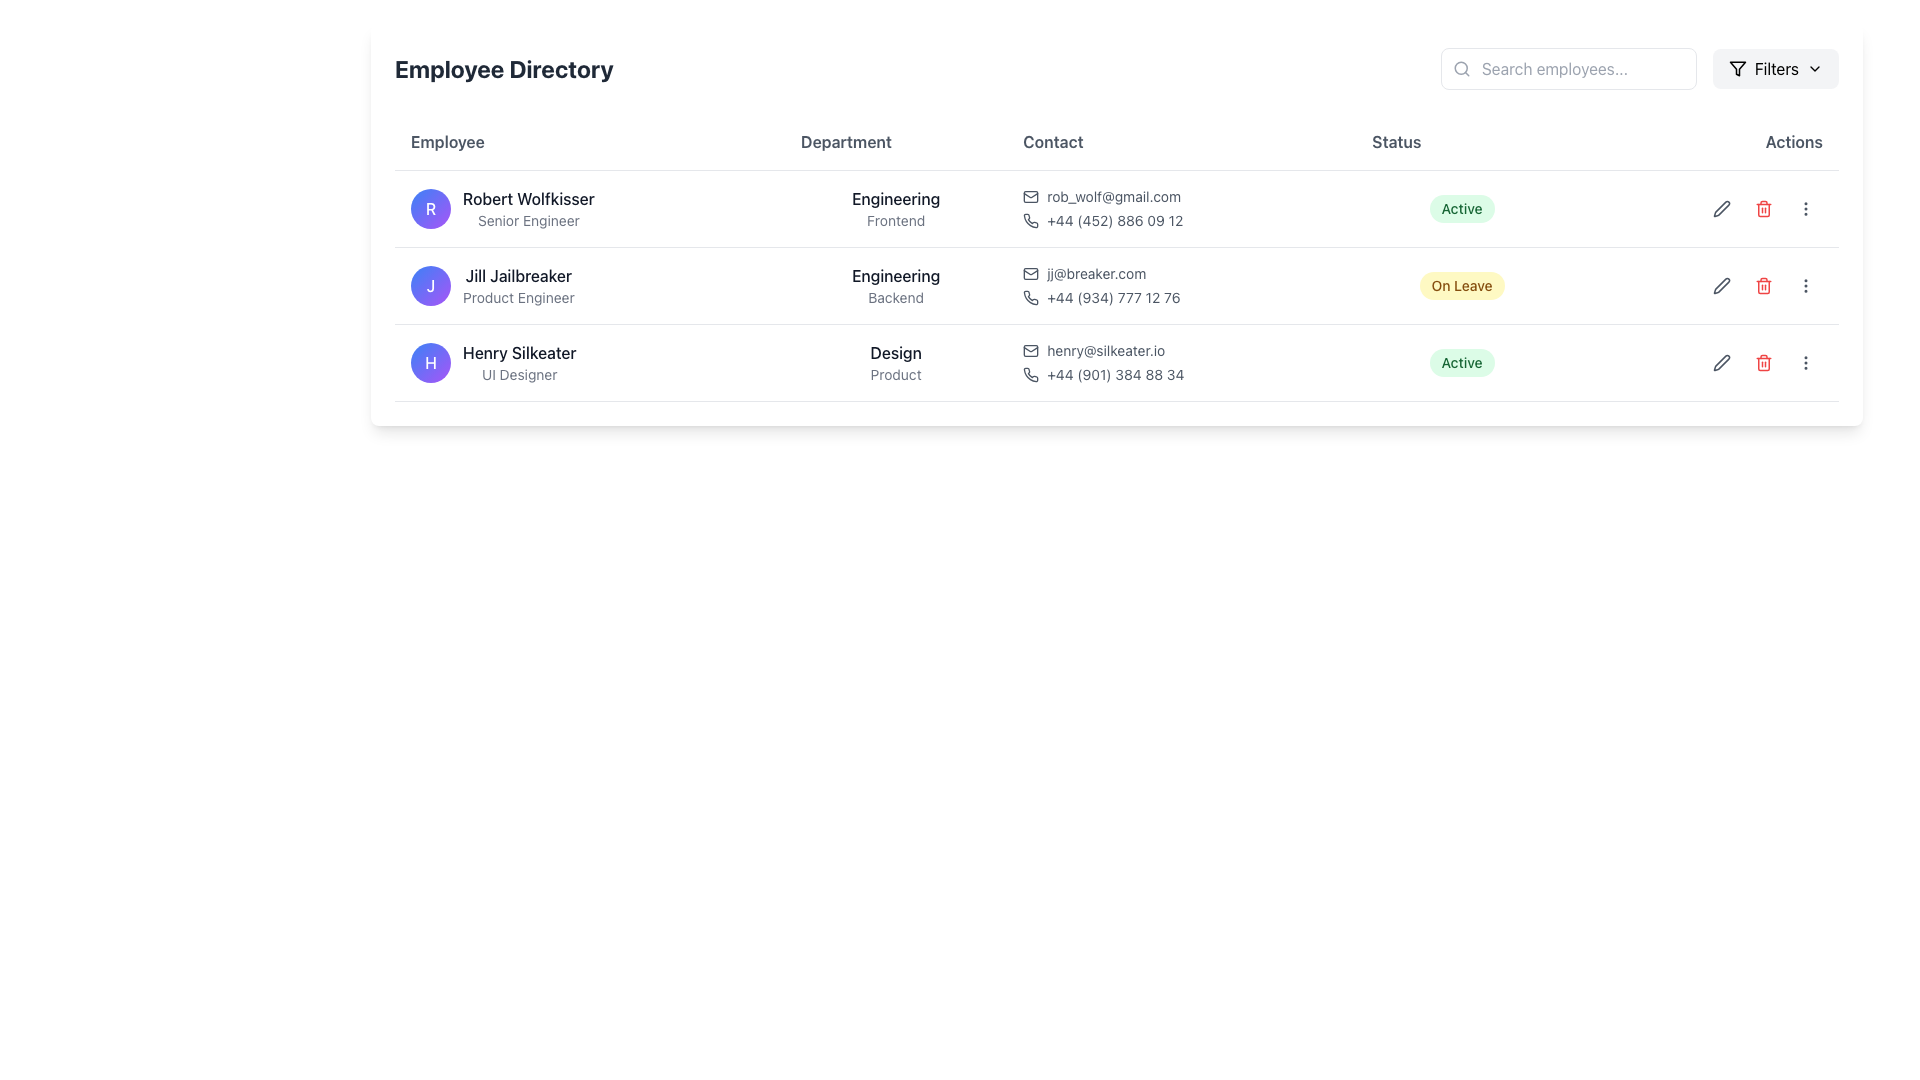 The width and height of the screenshot is (1920, 1080). Describe the element at coordinates (589, 208) in the screenshot. I see `the information block displaying the name 'Robert Wolfkisser' and the title 'Senior Engineer', which includes a circular icon with a gradient background and the letter 'R' in white` at that location.